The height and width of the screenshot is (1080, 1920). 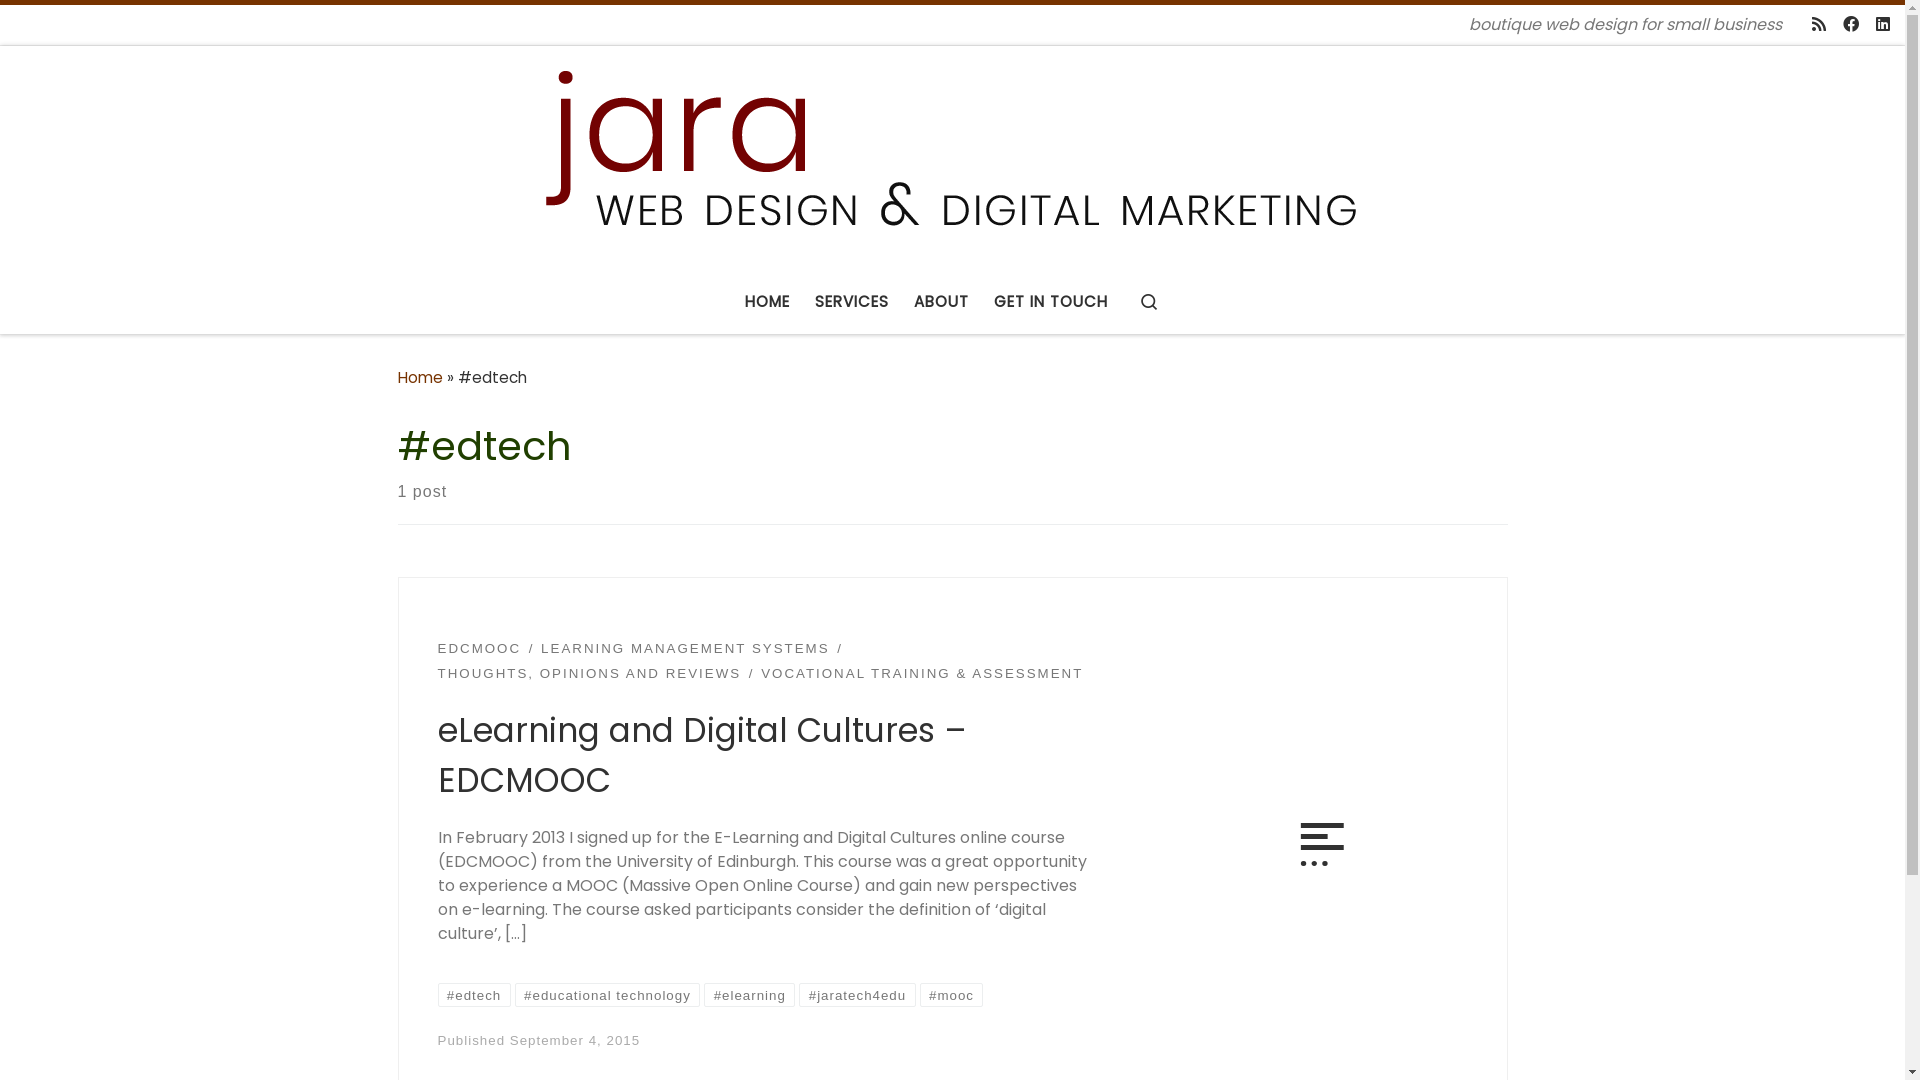 I want to click on 'September 4, 2015', so click(x=509, y=1039).